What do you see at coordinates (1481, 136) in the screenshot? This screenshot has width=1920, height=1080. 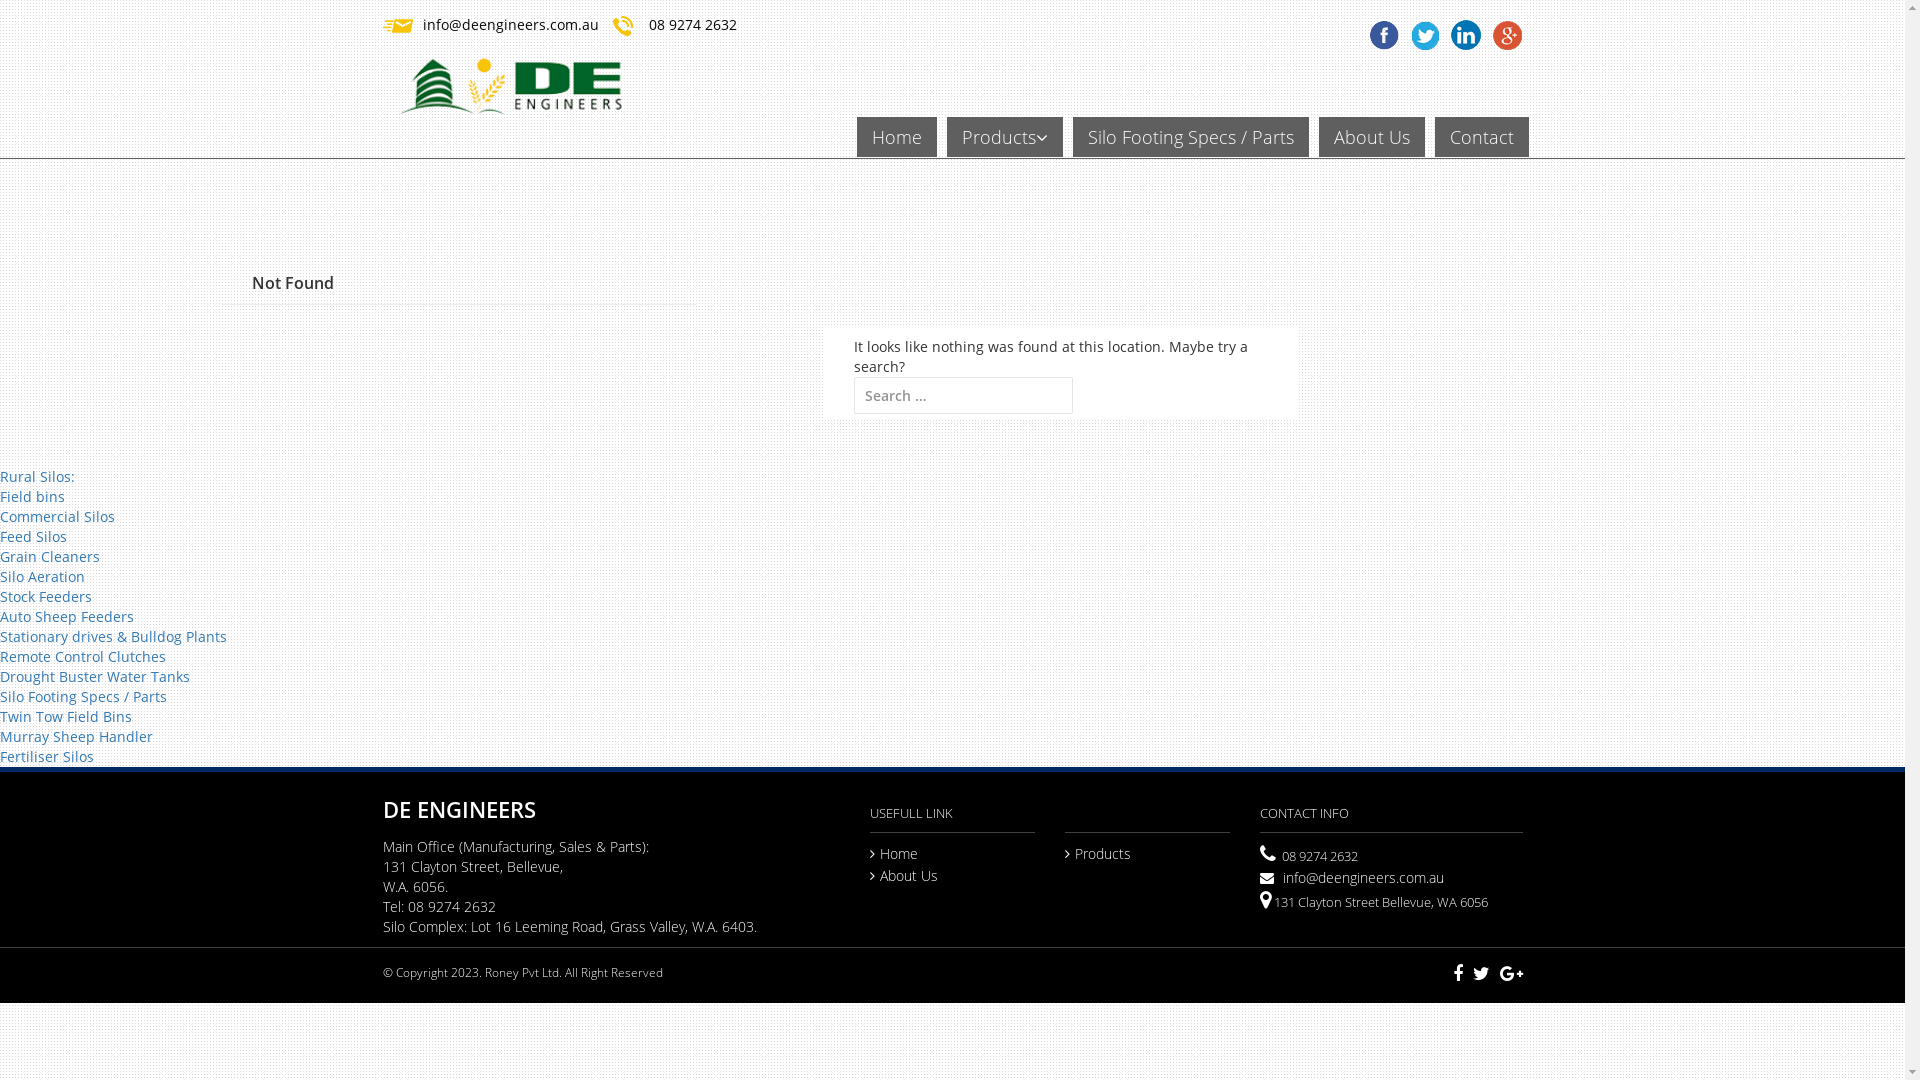 I see `'Contact'` at bounding box center [1481, 136].